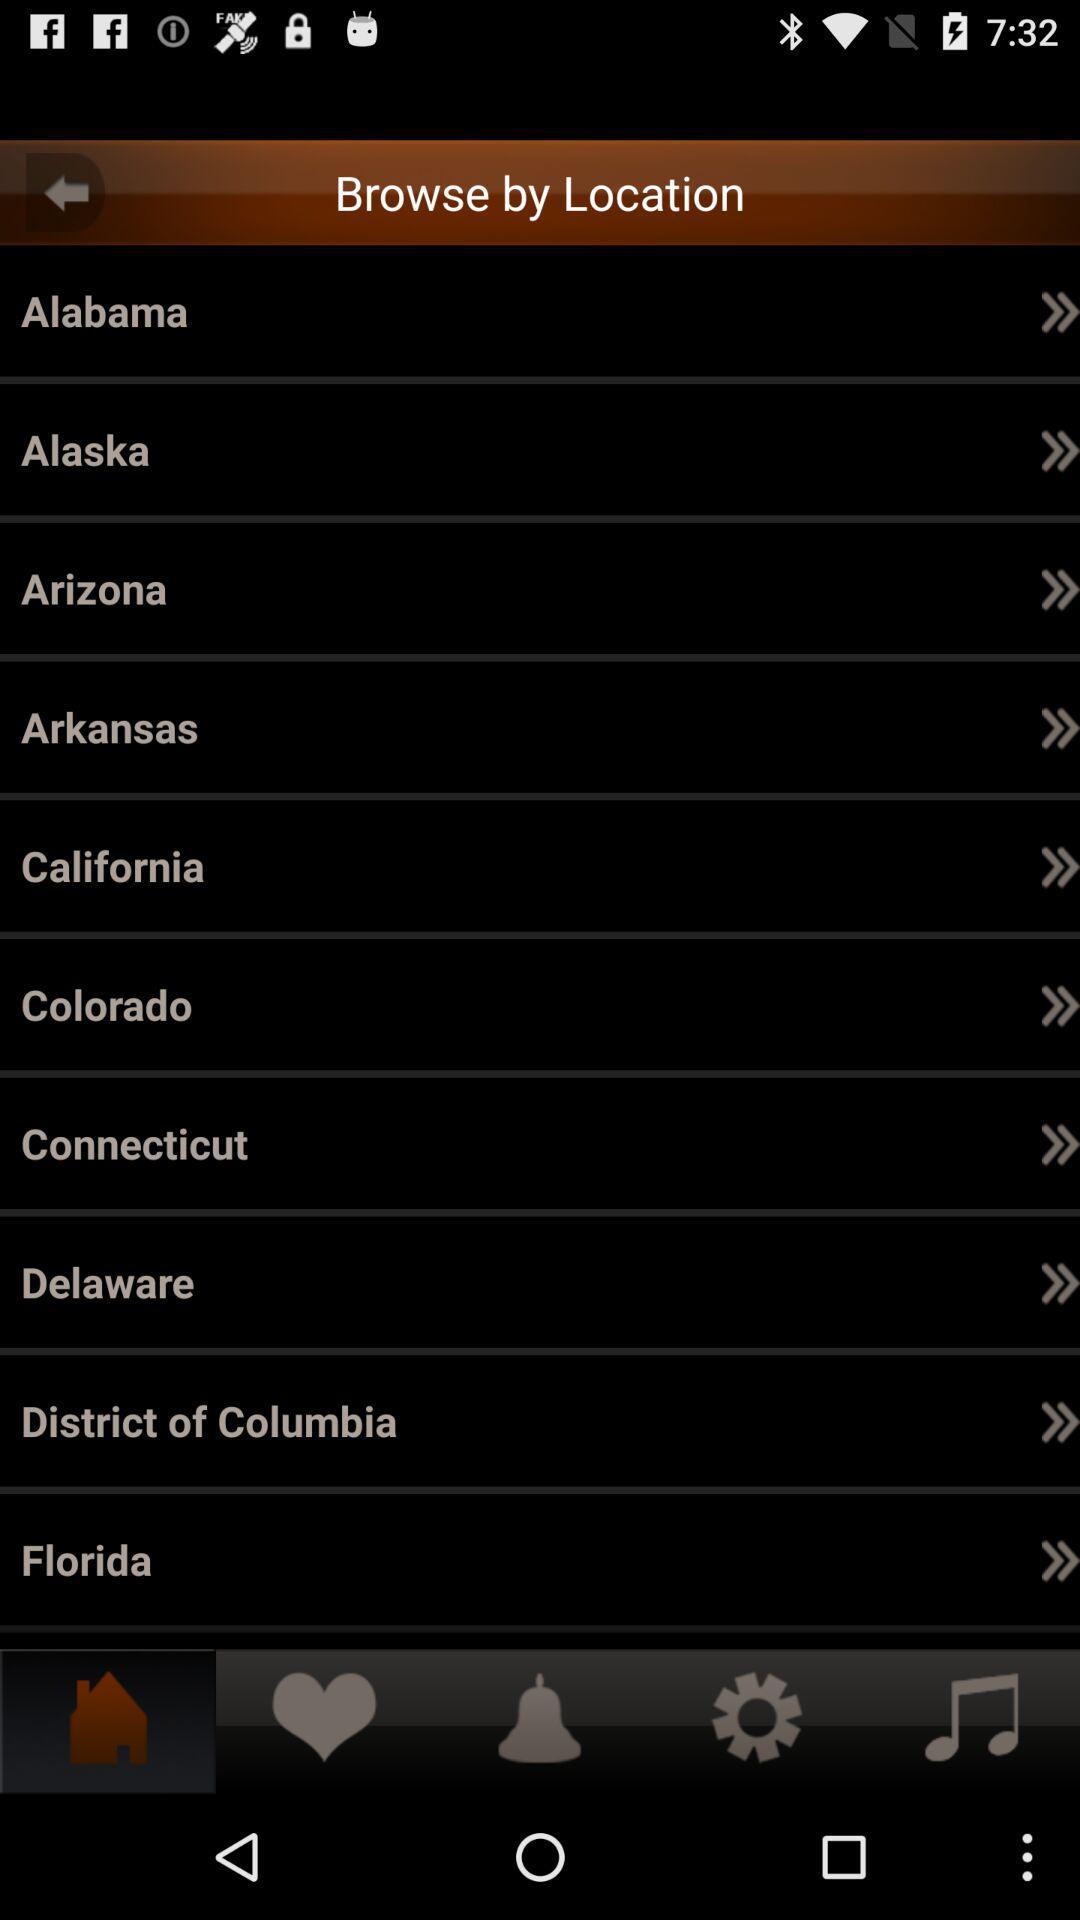 This screenshot has height=1920, width=1080. What do you see at coordinates (1059, 1419) in the screenshot?
I see `app to the right of the   el dorado` at bounding box center [1059, 1419].